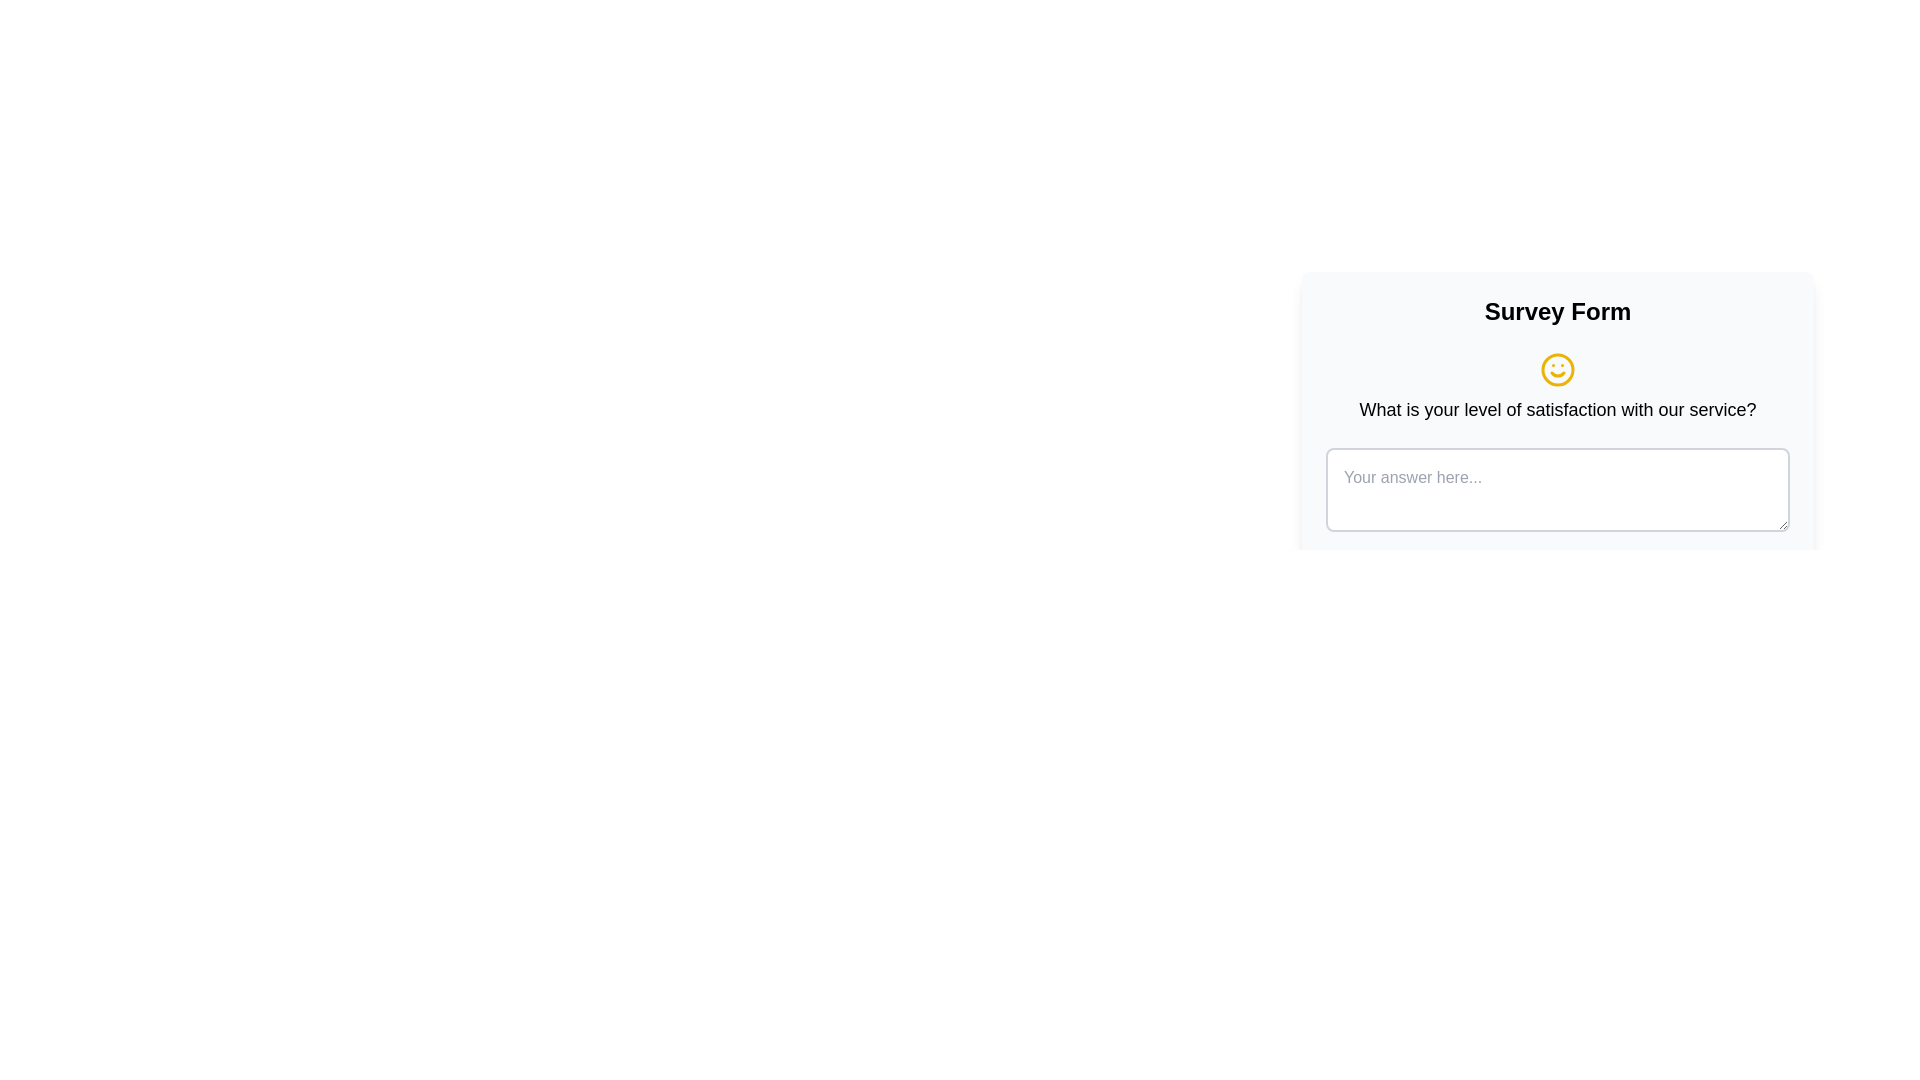  I want to click on the answer field and type the desired text, so click(1557, 489).